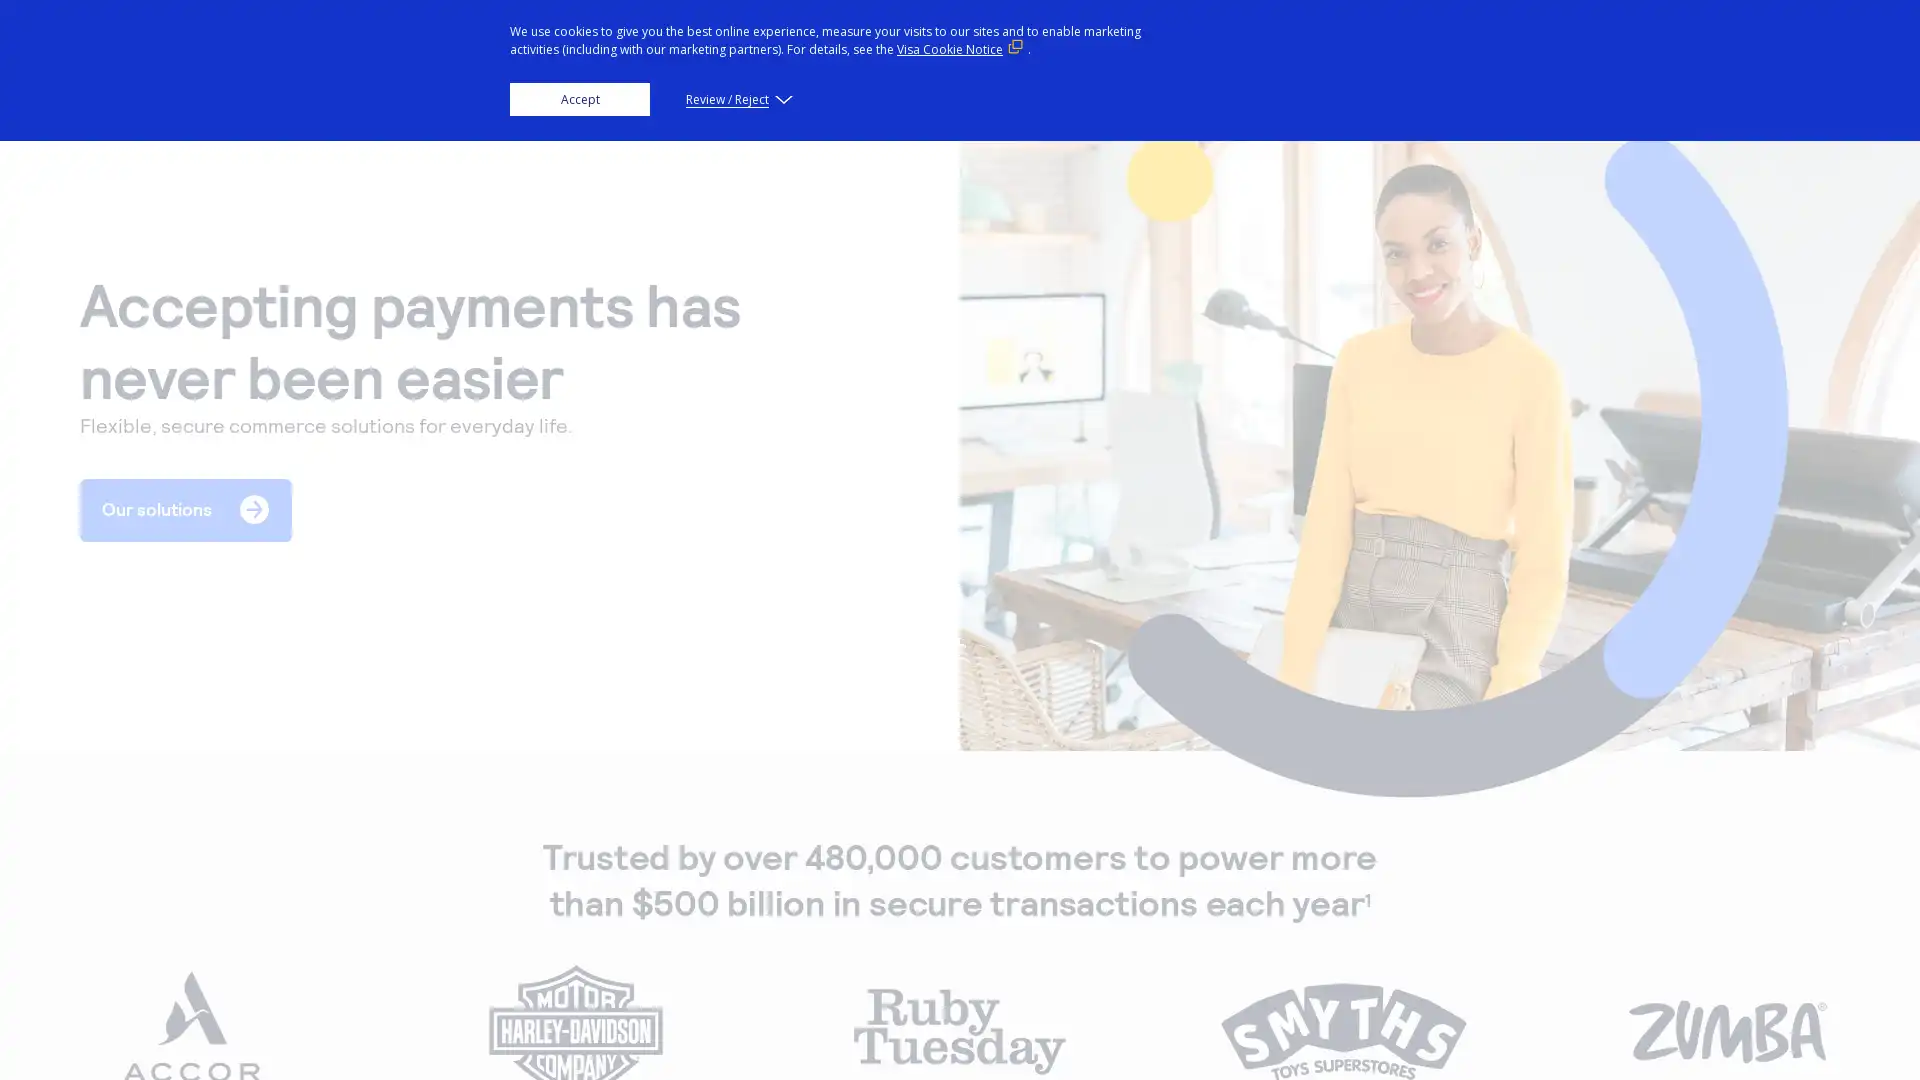 This screenshot has width=1920, height=1080. What do you see at coordinates (1565, 41) in the screenshot?
I see `Search` at bounding box center [1565, 41].